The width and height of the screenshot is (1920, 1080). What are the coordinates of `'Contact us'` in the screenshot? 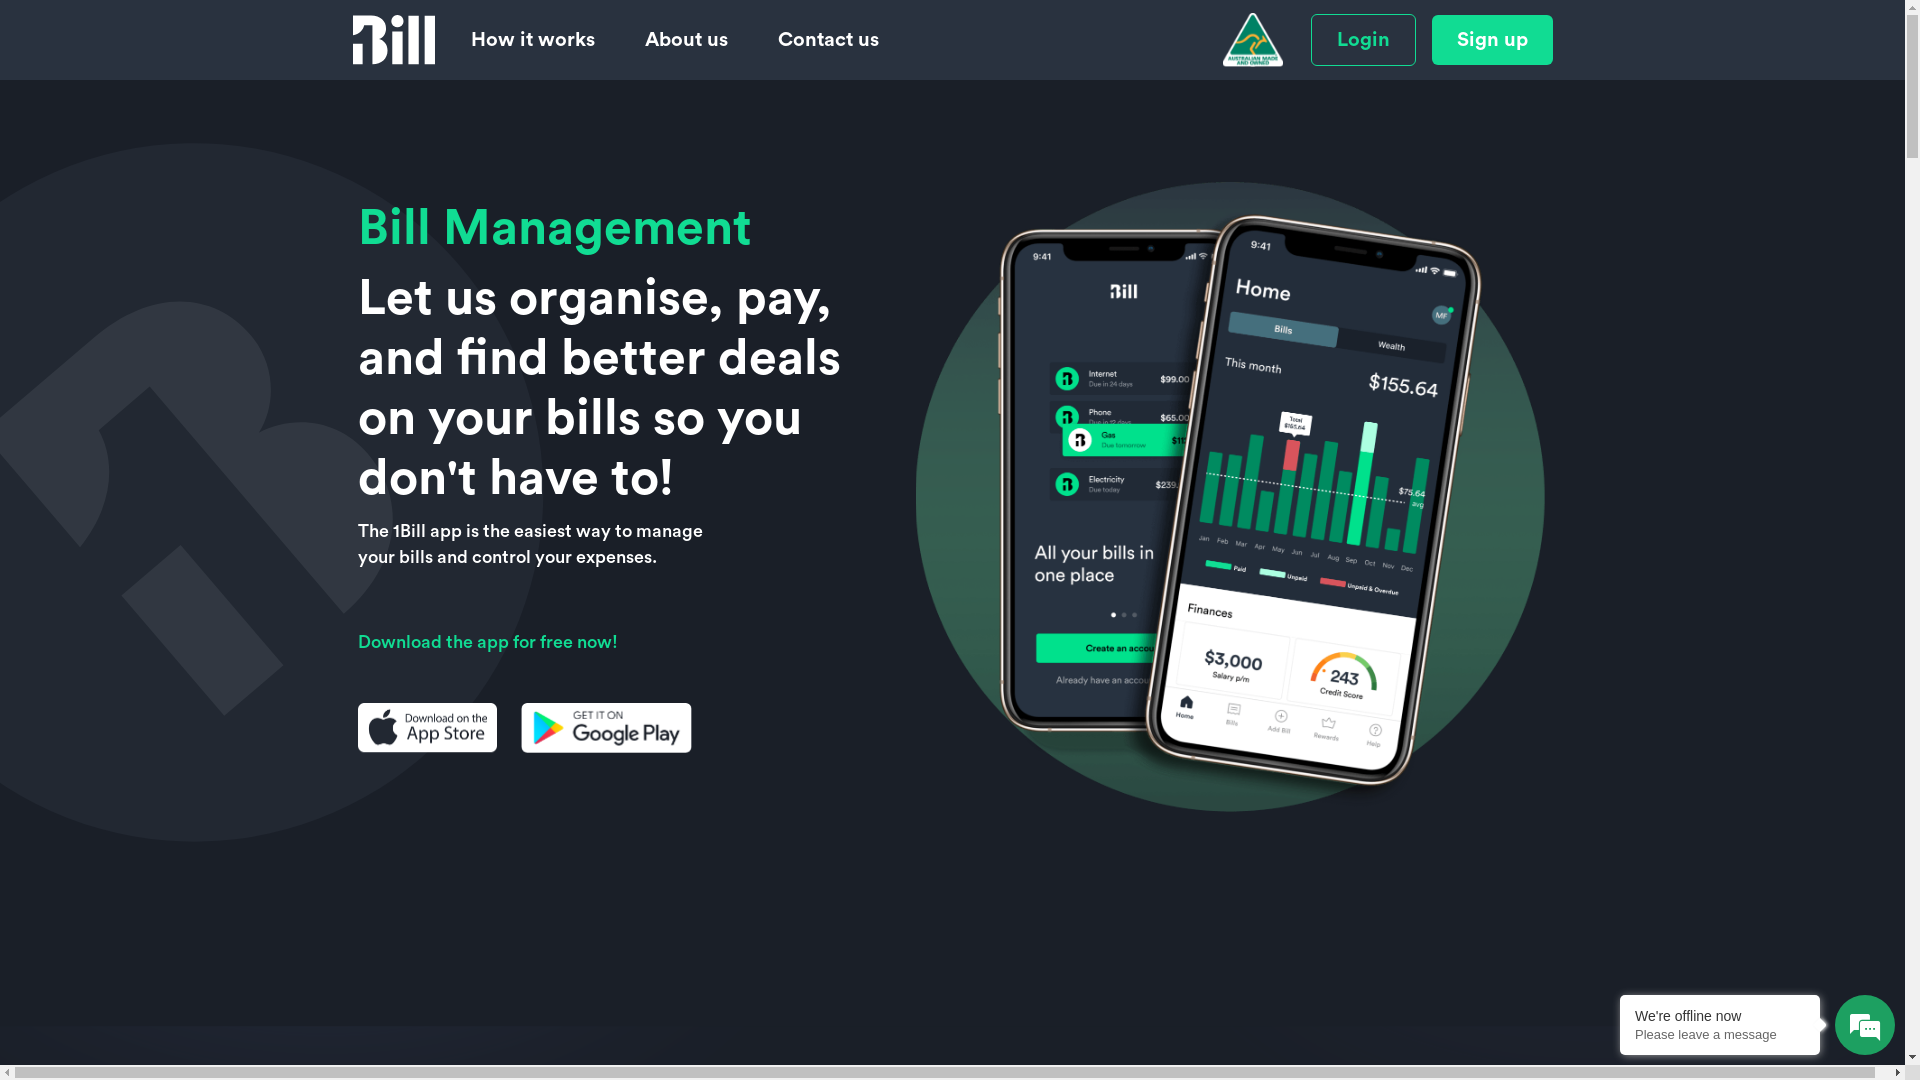 It's located at (828, 39).